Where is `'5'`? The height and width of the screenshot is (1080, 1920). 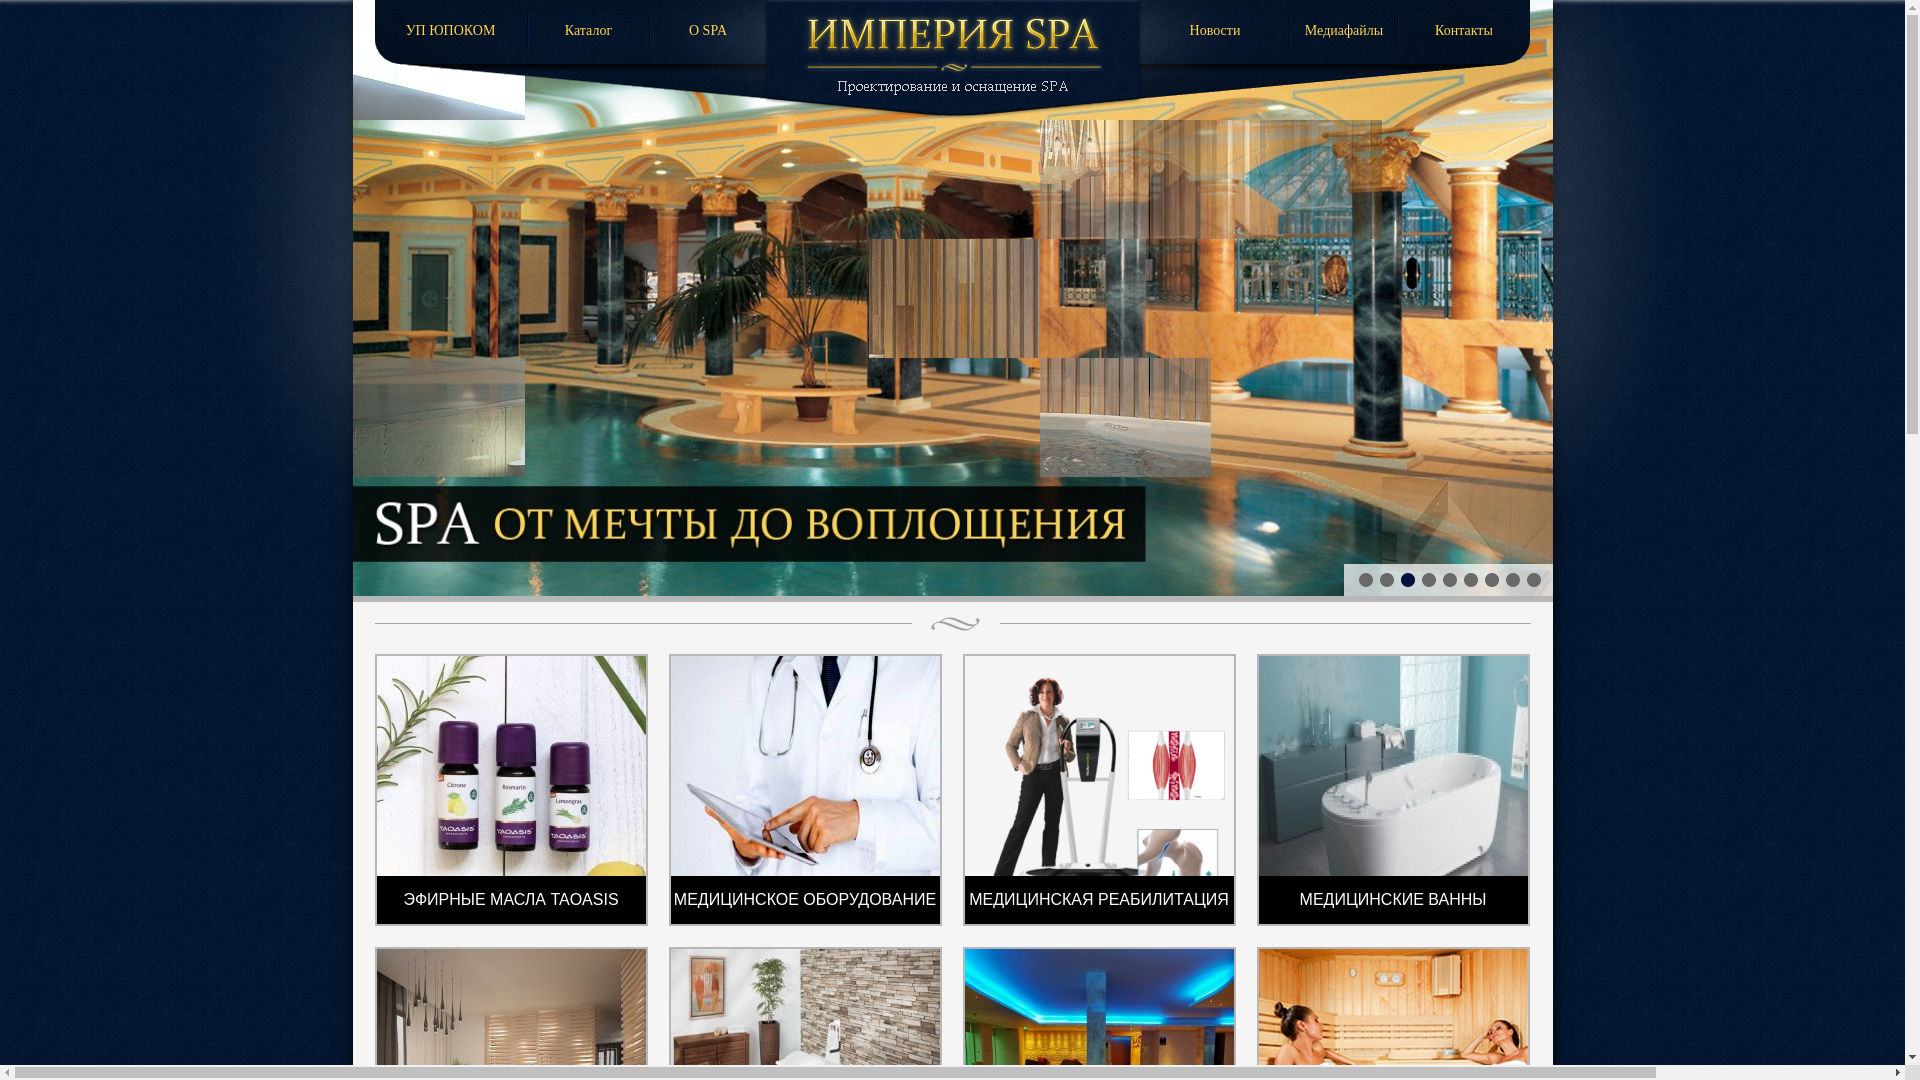 '5' is located at coordinates (1449, 579).